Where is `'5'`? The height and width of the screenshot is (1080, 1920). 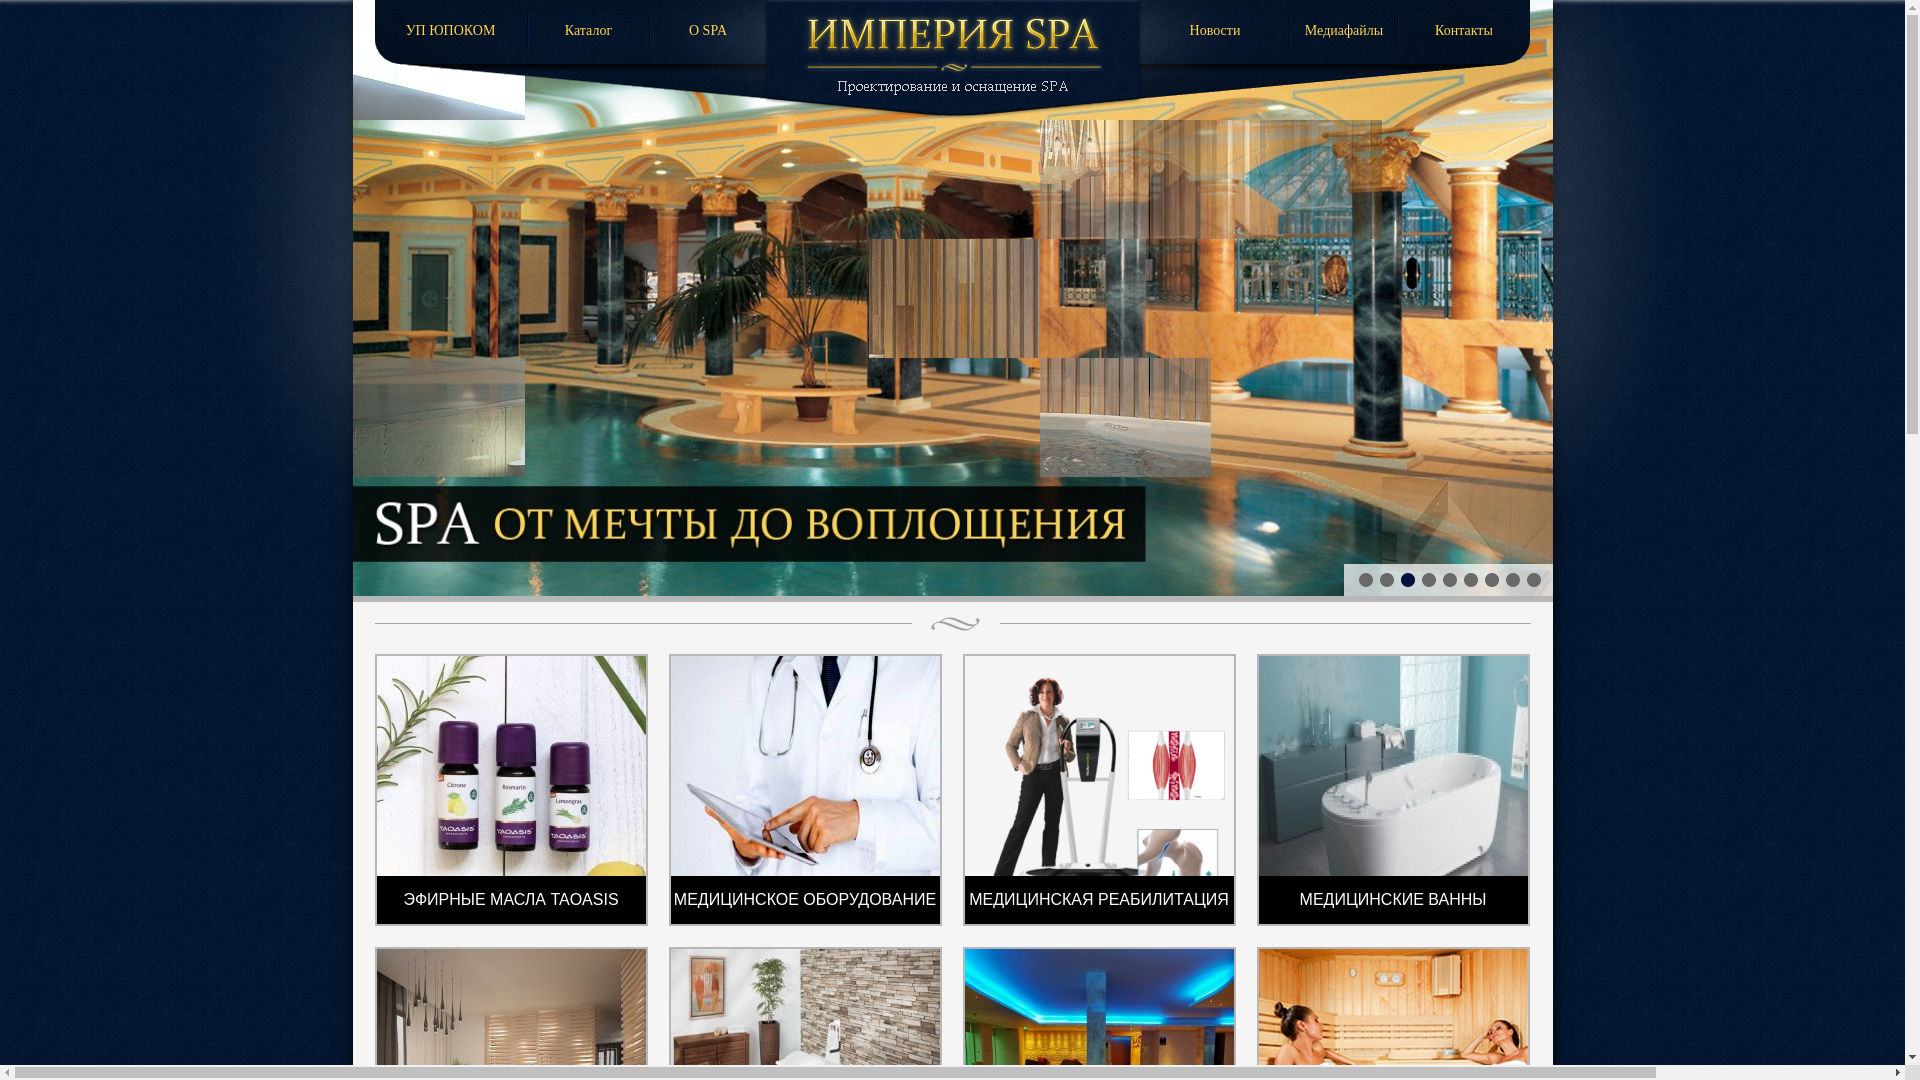 '5' is located at coordinates (1449, 579).